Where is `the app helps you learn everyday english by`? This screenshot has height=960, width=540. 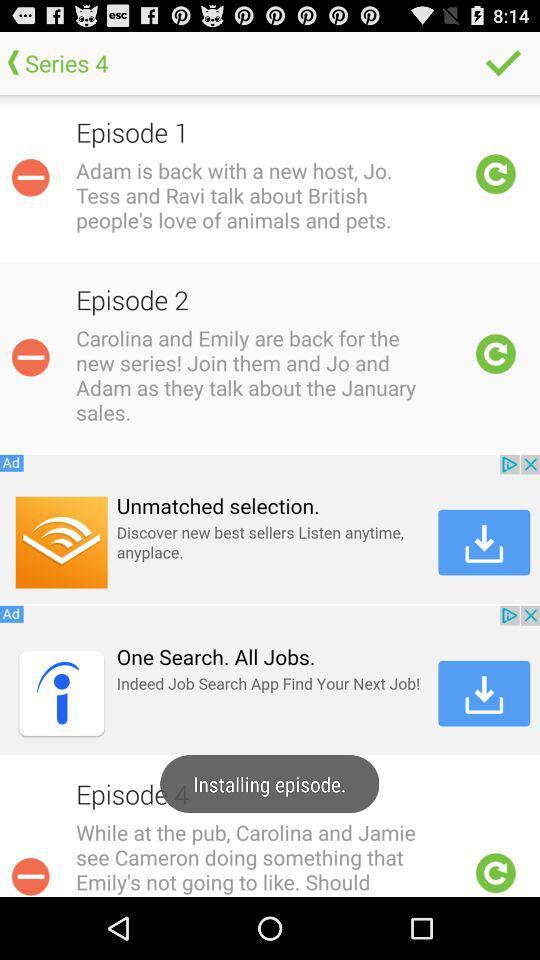
the app helps you learn everyday english by is located at coordinates (29, 873).